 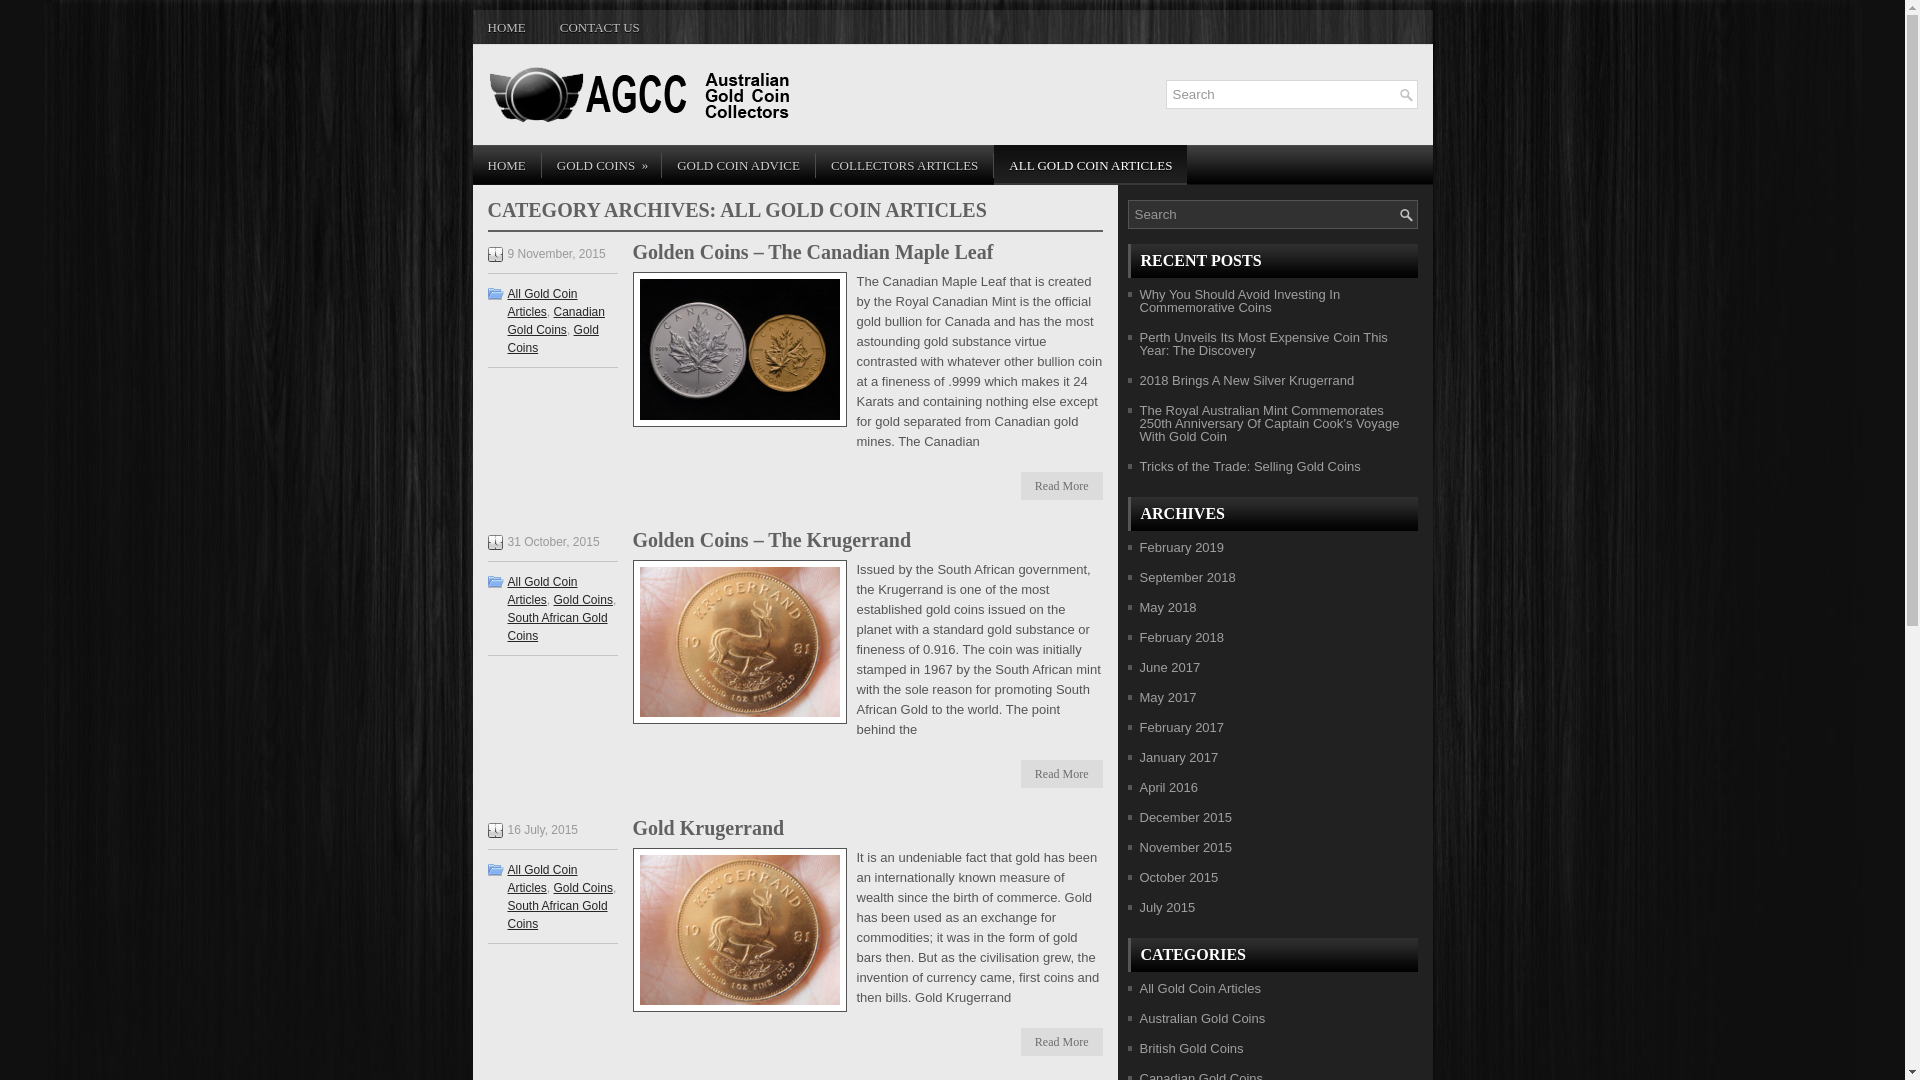 I want to click on 'Tricks of the Trade: Selling Gold Coins', so click(x=1249, y=466).